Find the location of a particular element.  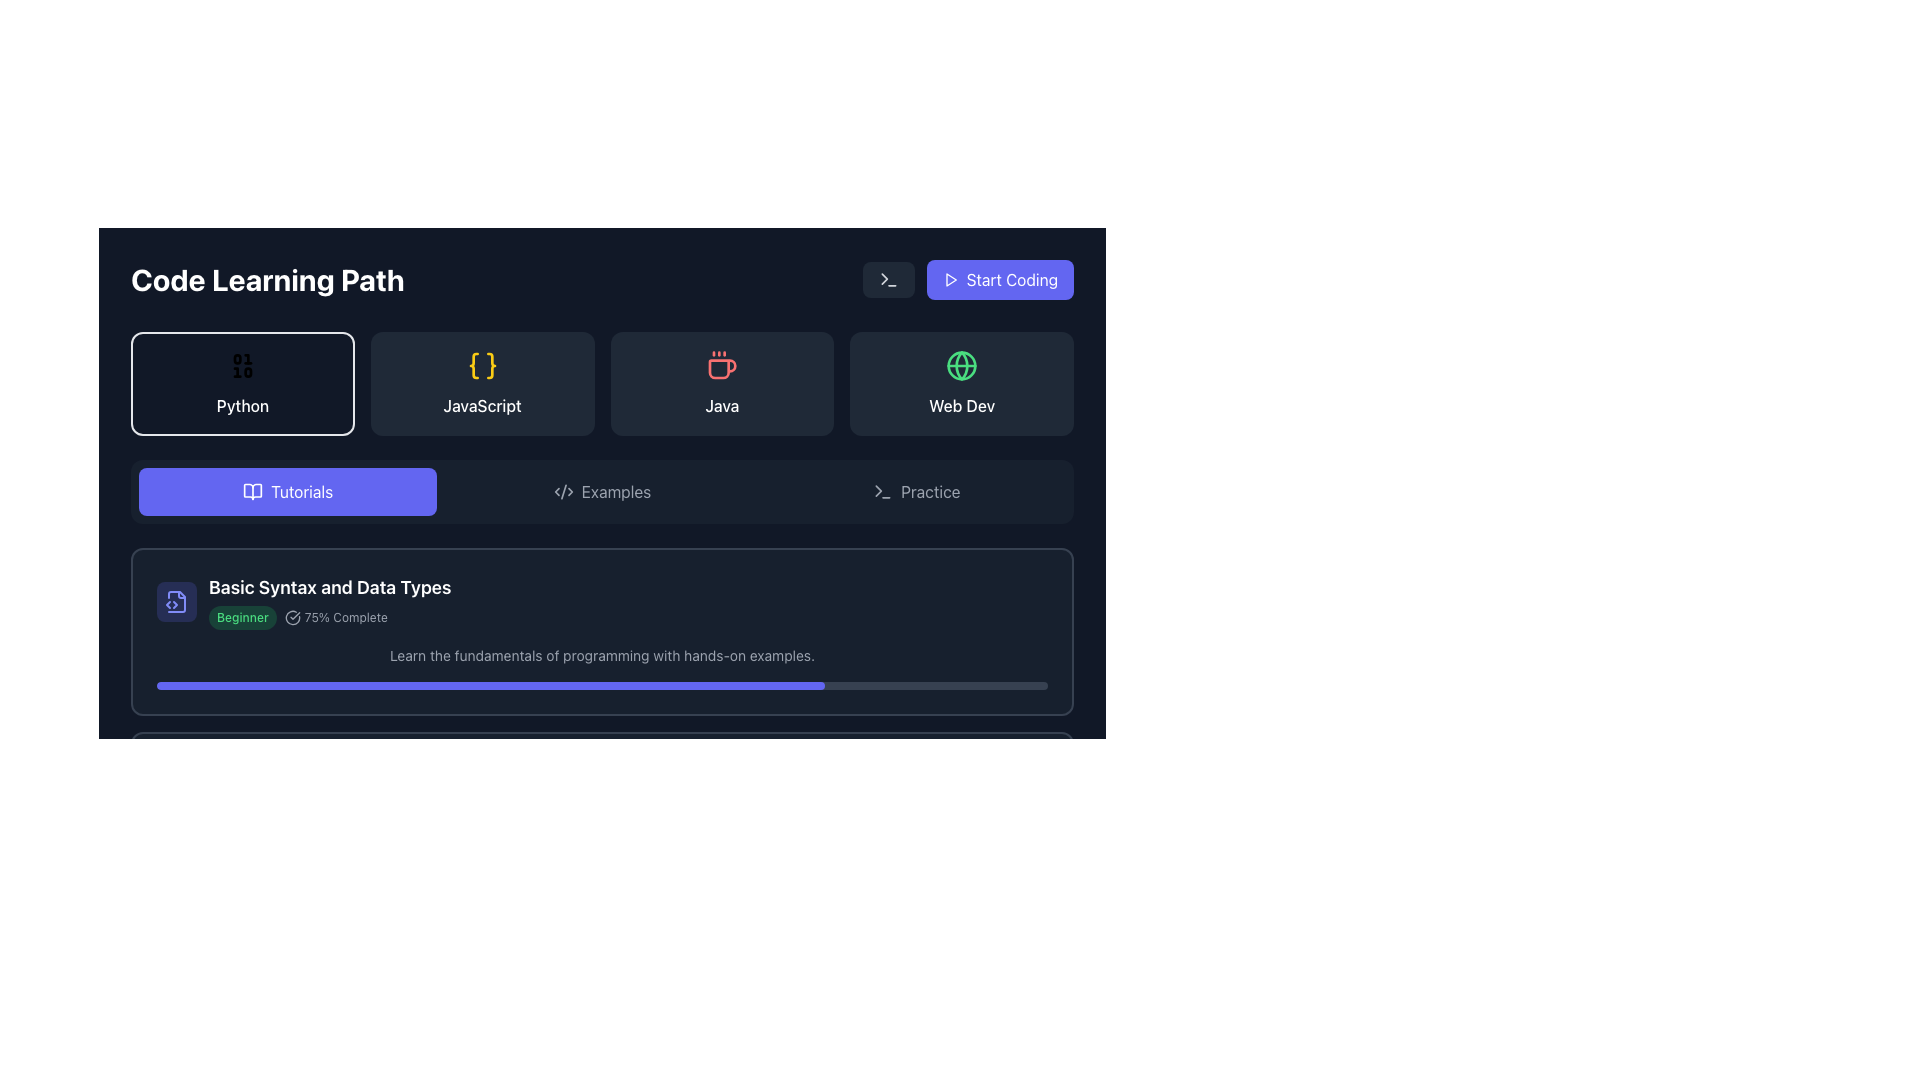

the terminal icon located on the left side of the 'Practice' button, which is the first icon in the sequence before the 'Practice' text label is located at coordinates (882, 492).